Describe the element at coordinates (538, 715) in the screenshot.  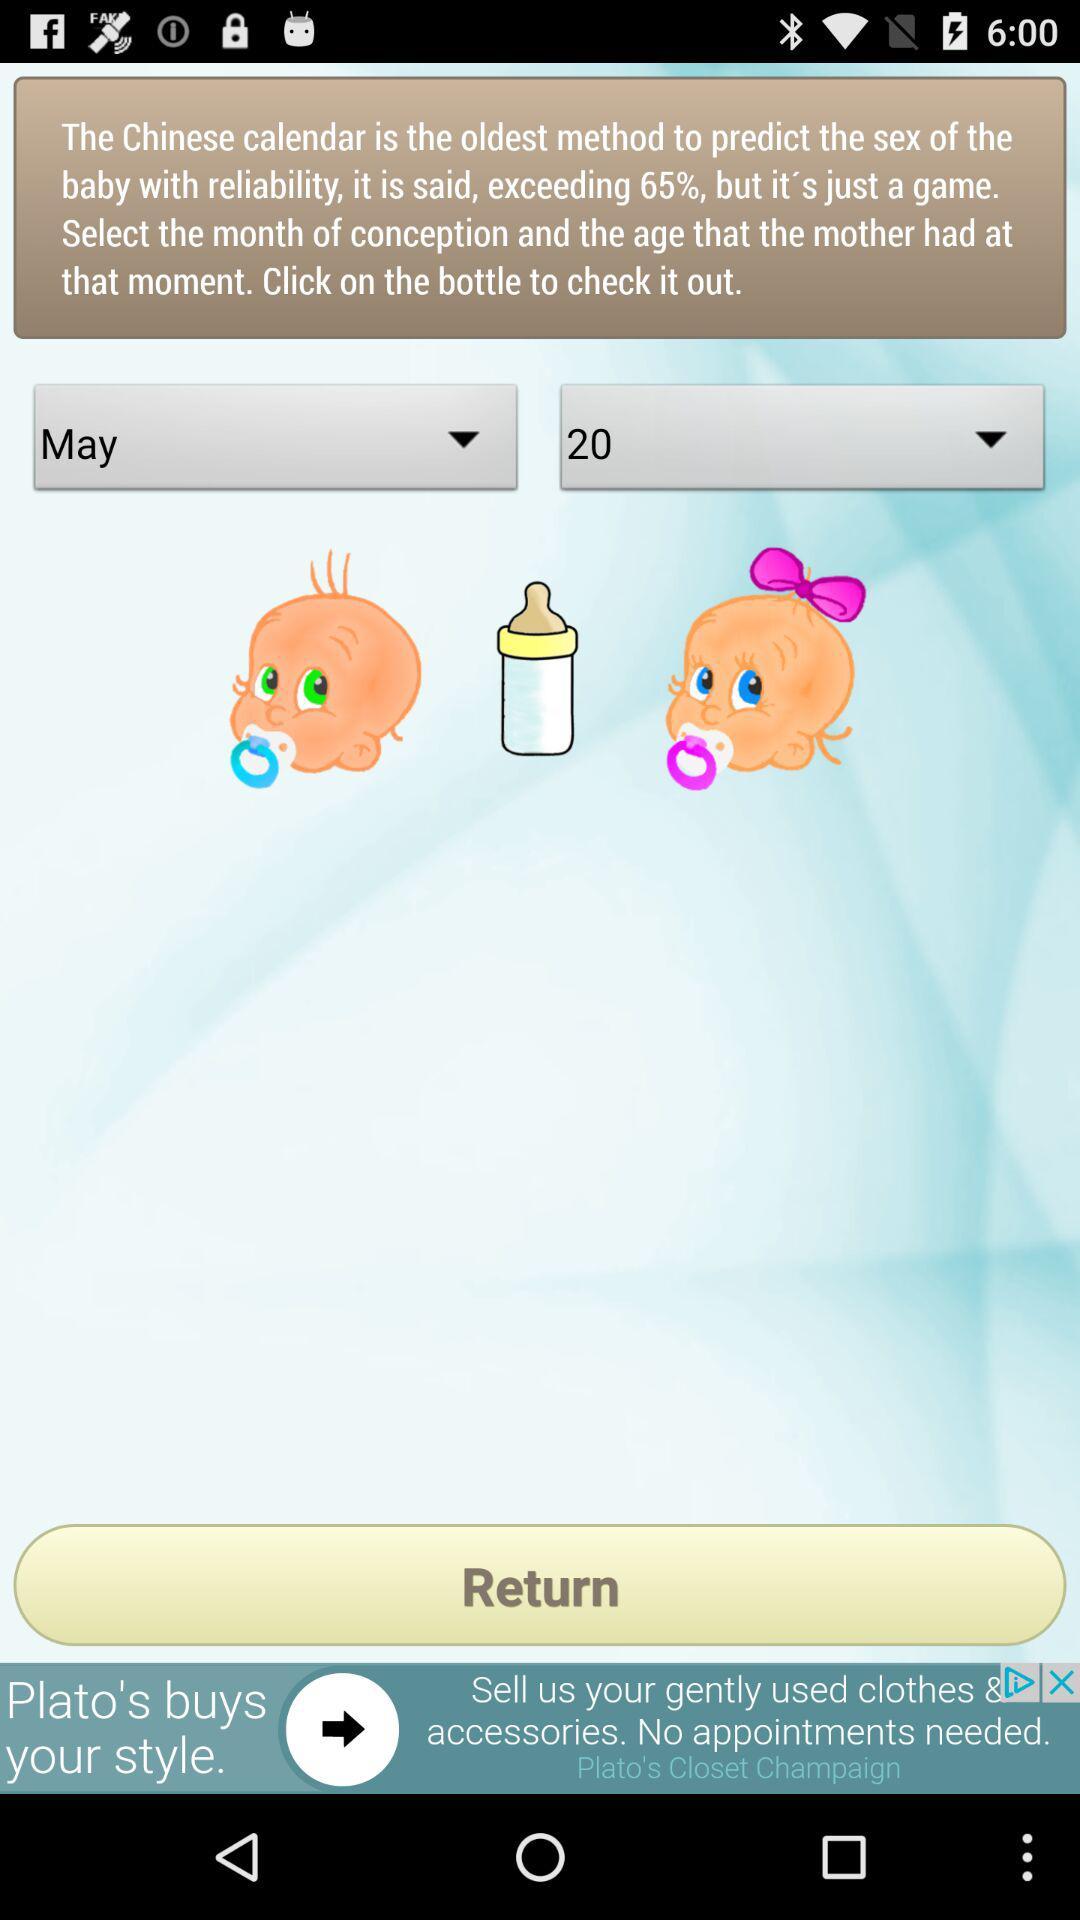
I see `the delete icon` at that location.